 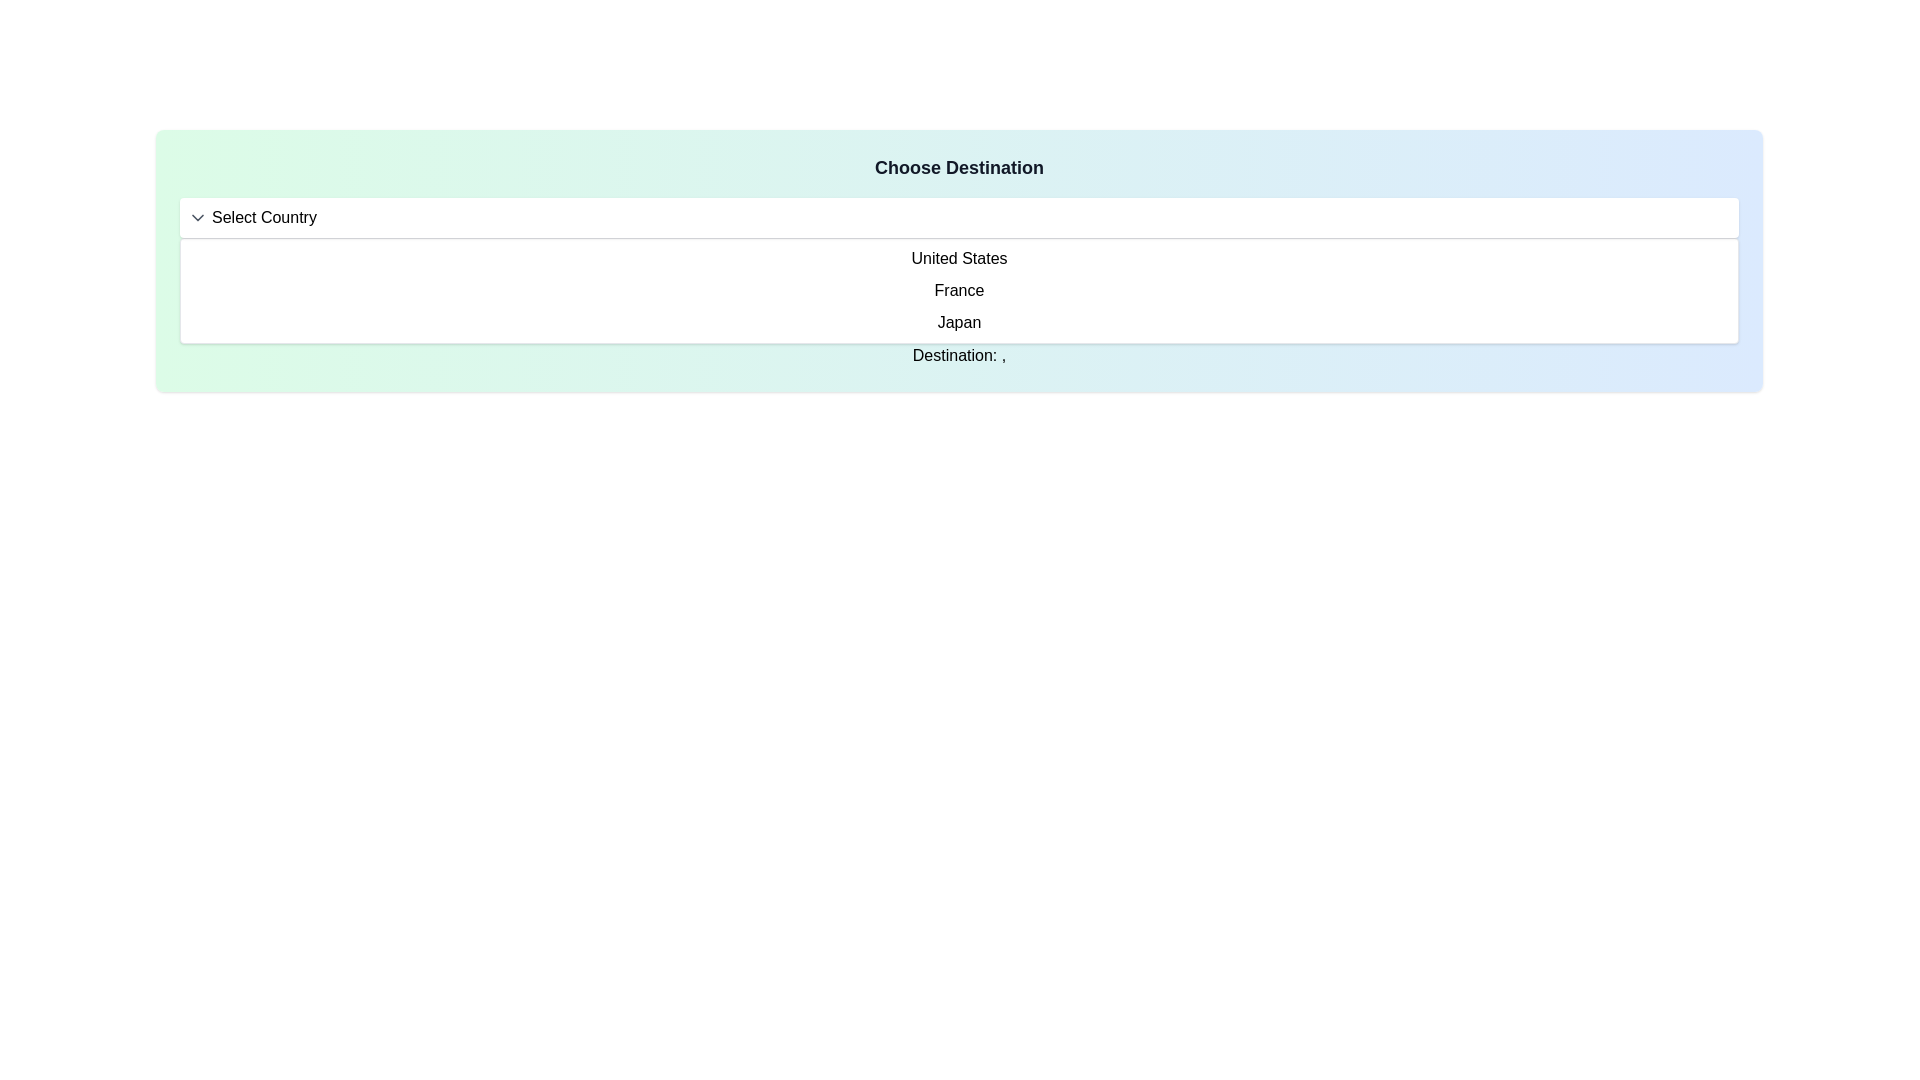 I want to click on the selectable list item displaying 'Japan', so click(x=958, y=322).